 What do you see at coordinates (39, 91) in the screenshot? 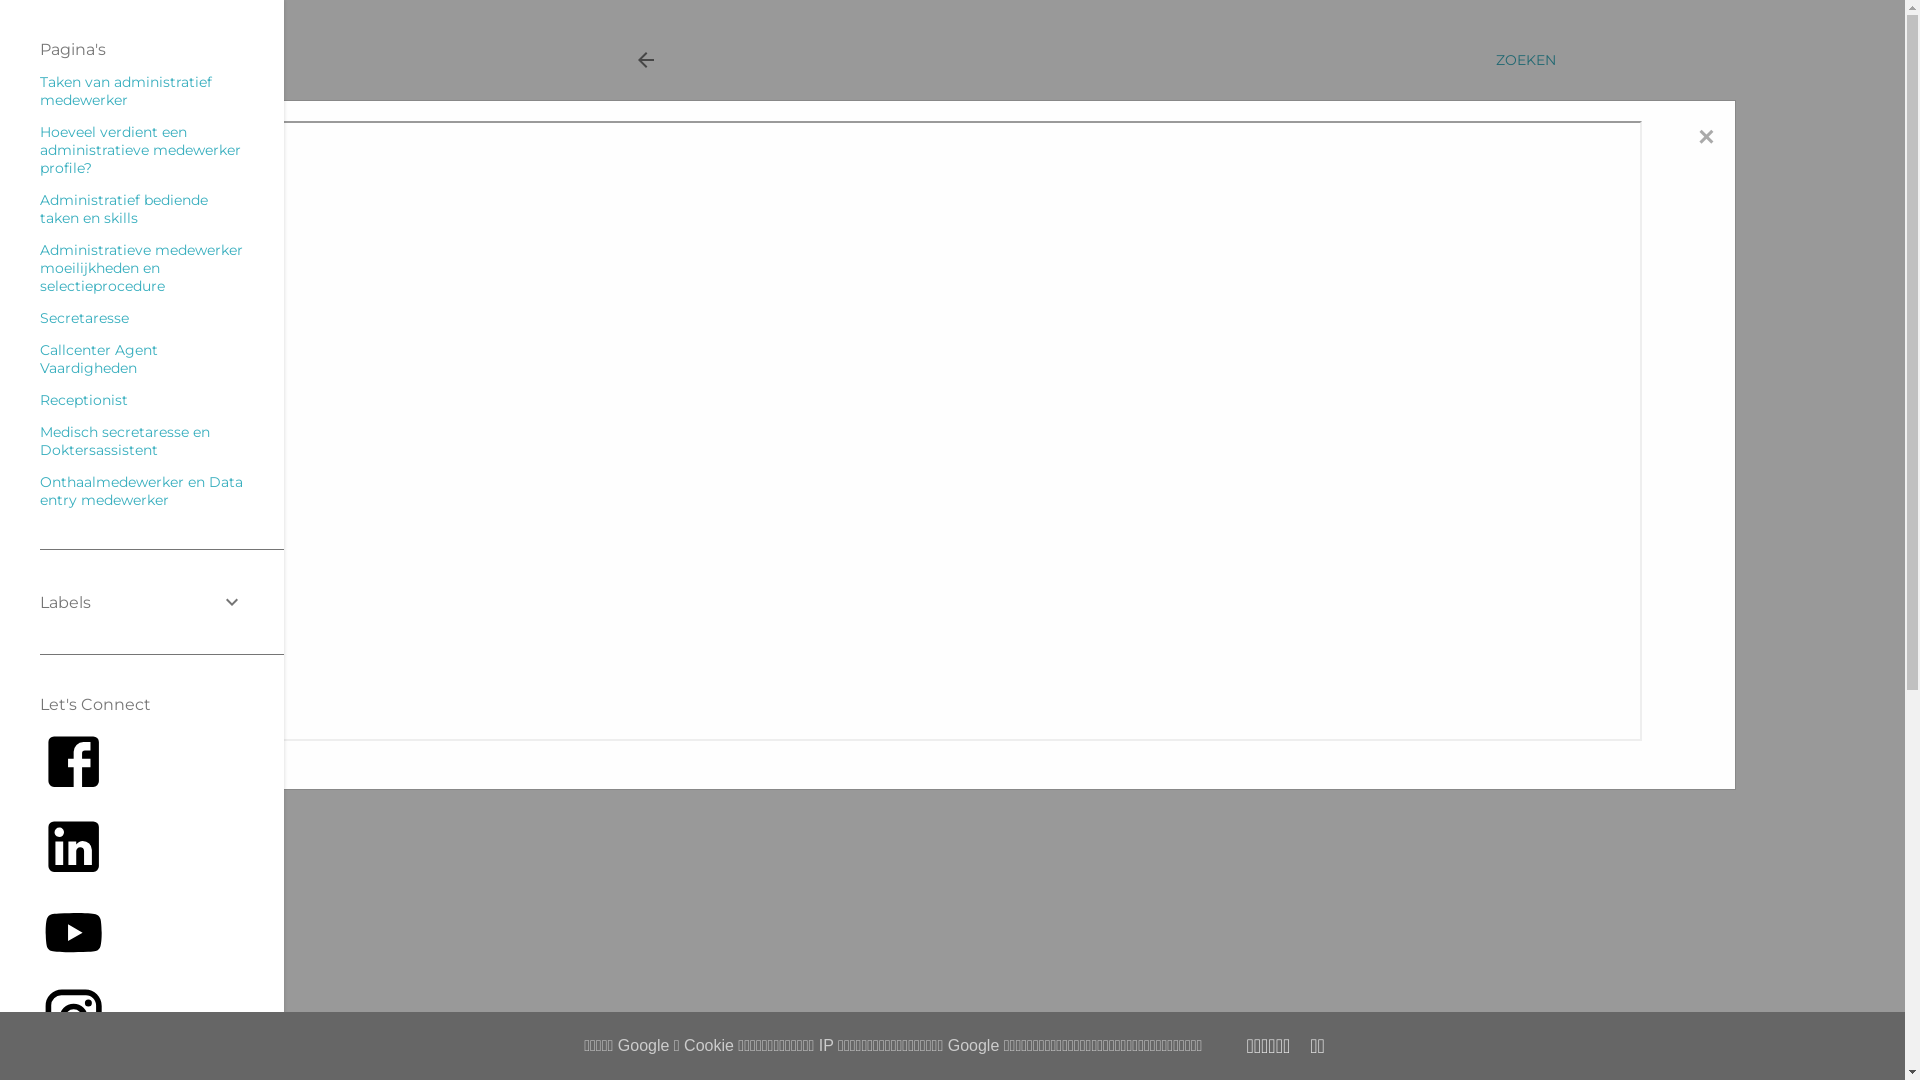
I see `'Taken van administratief medewerker'` at bounding box center [39, 91].